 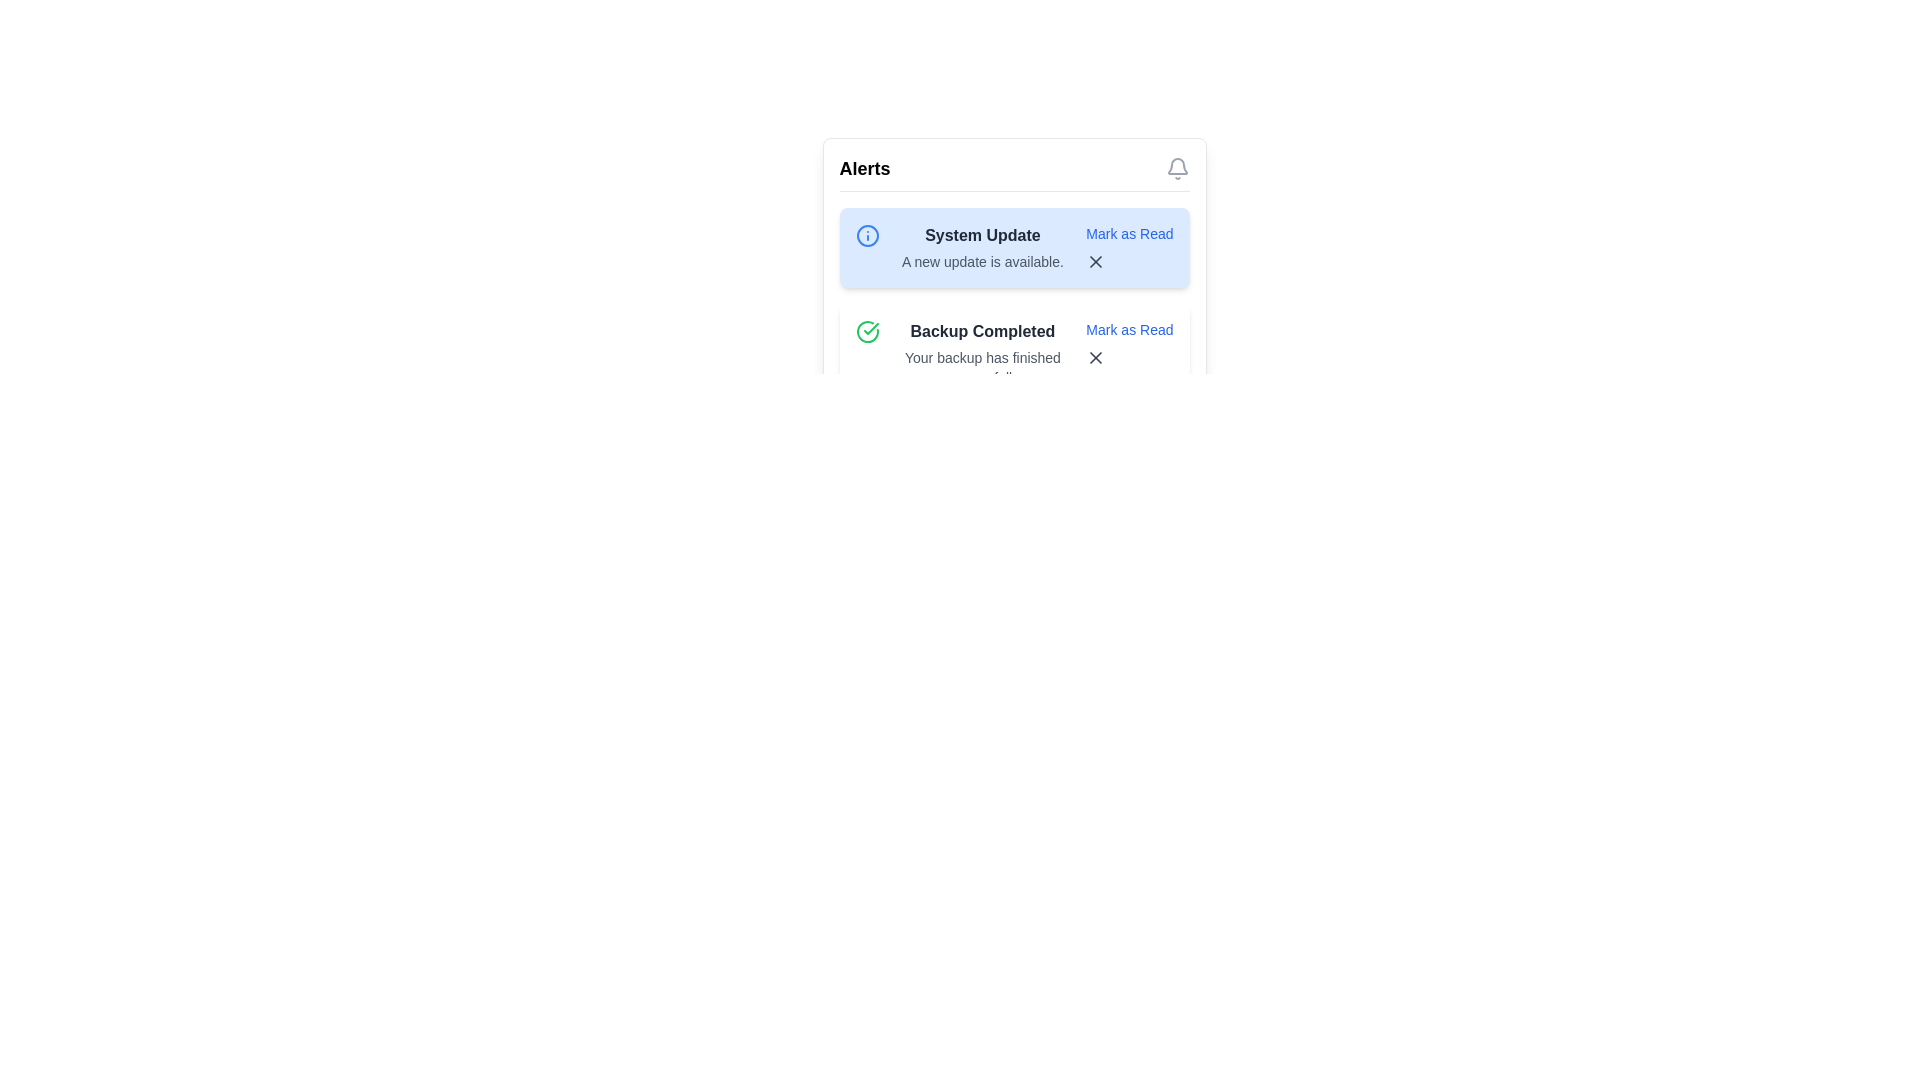 I want to click on the text label displaying 'Your backup has finished successfully.' which is located beneath the 'Backup Completed' heading in the notification block, so click(x=982, y=367).